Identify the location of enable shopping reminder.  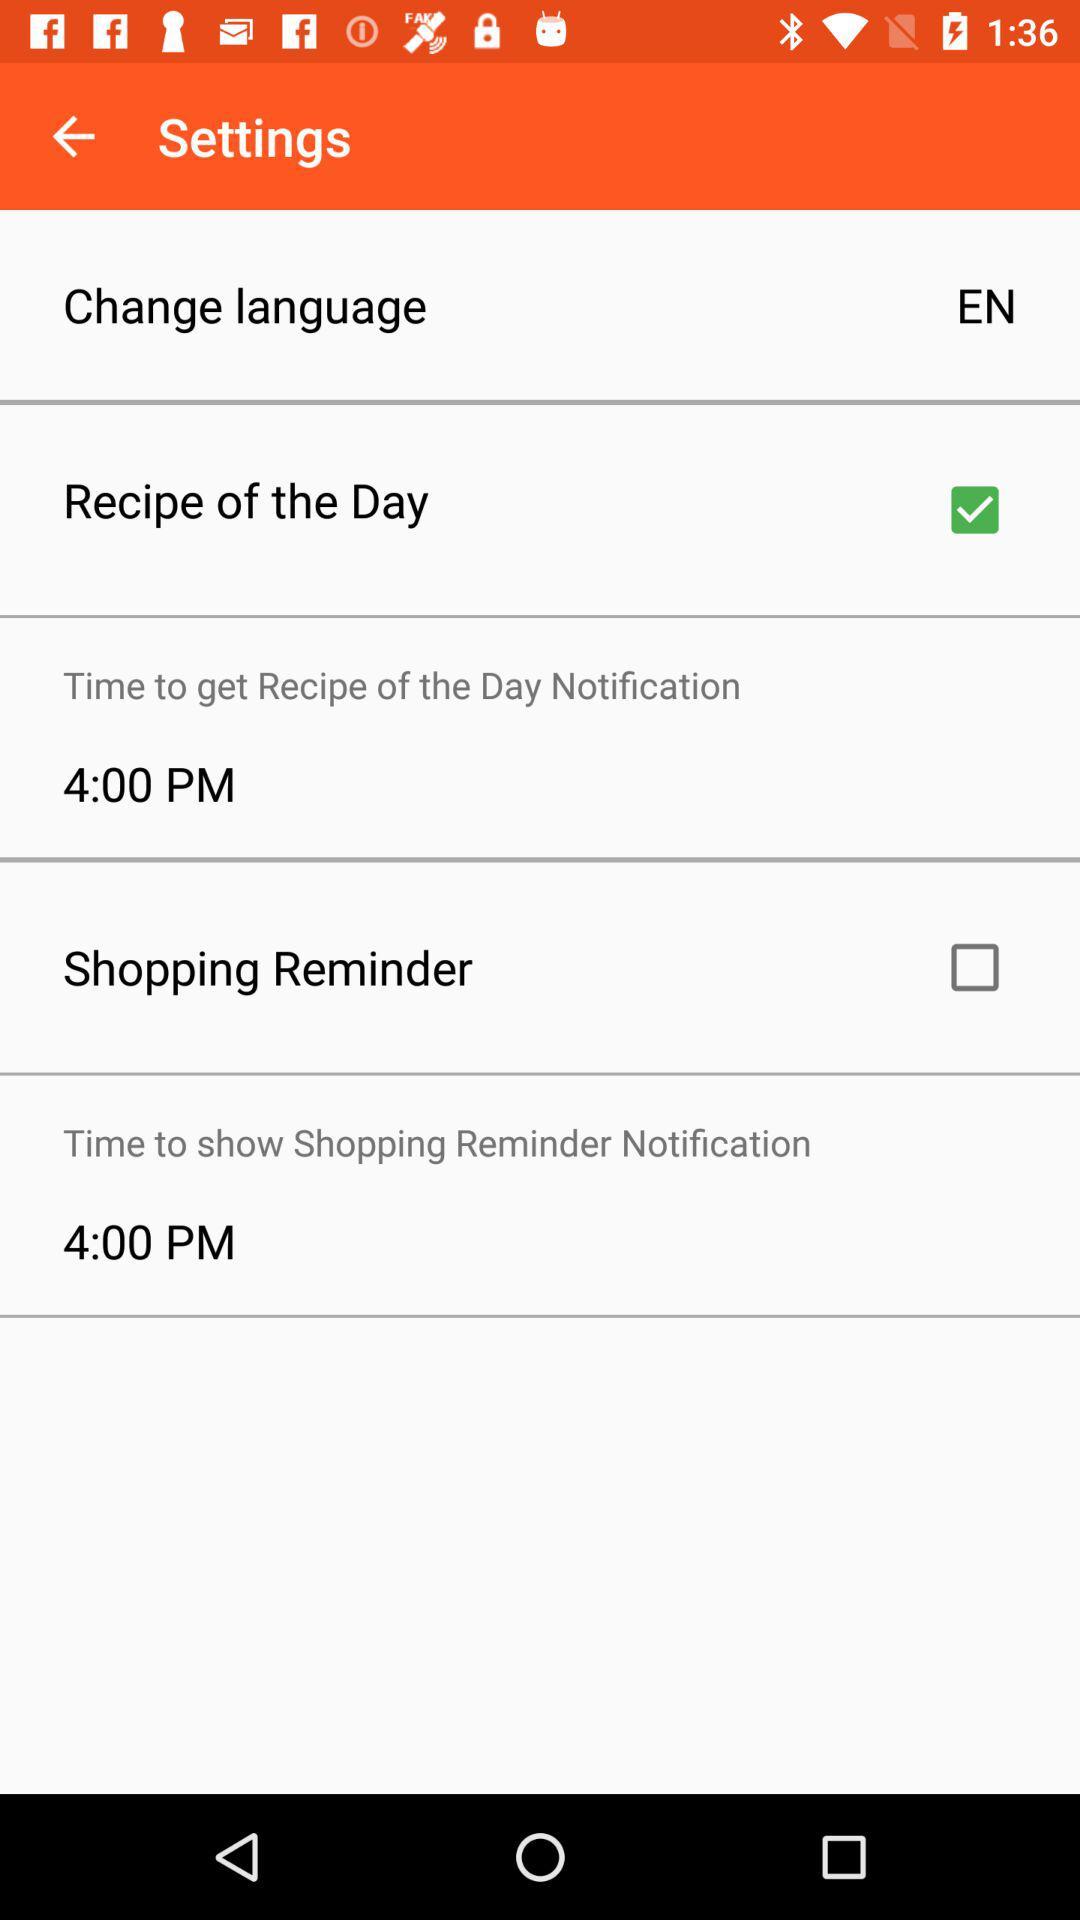
(974, 967).